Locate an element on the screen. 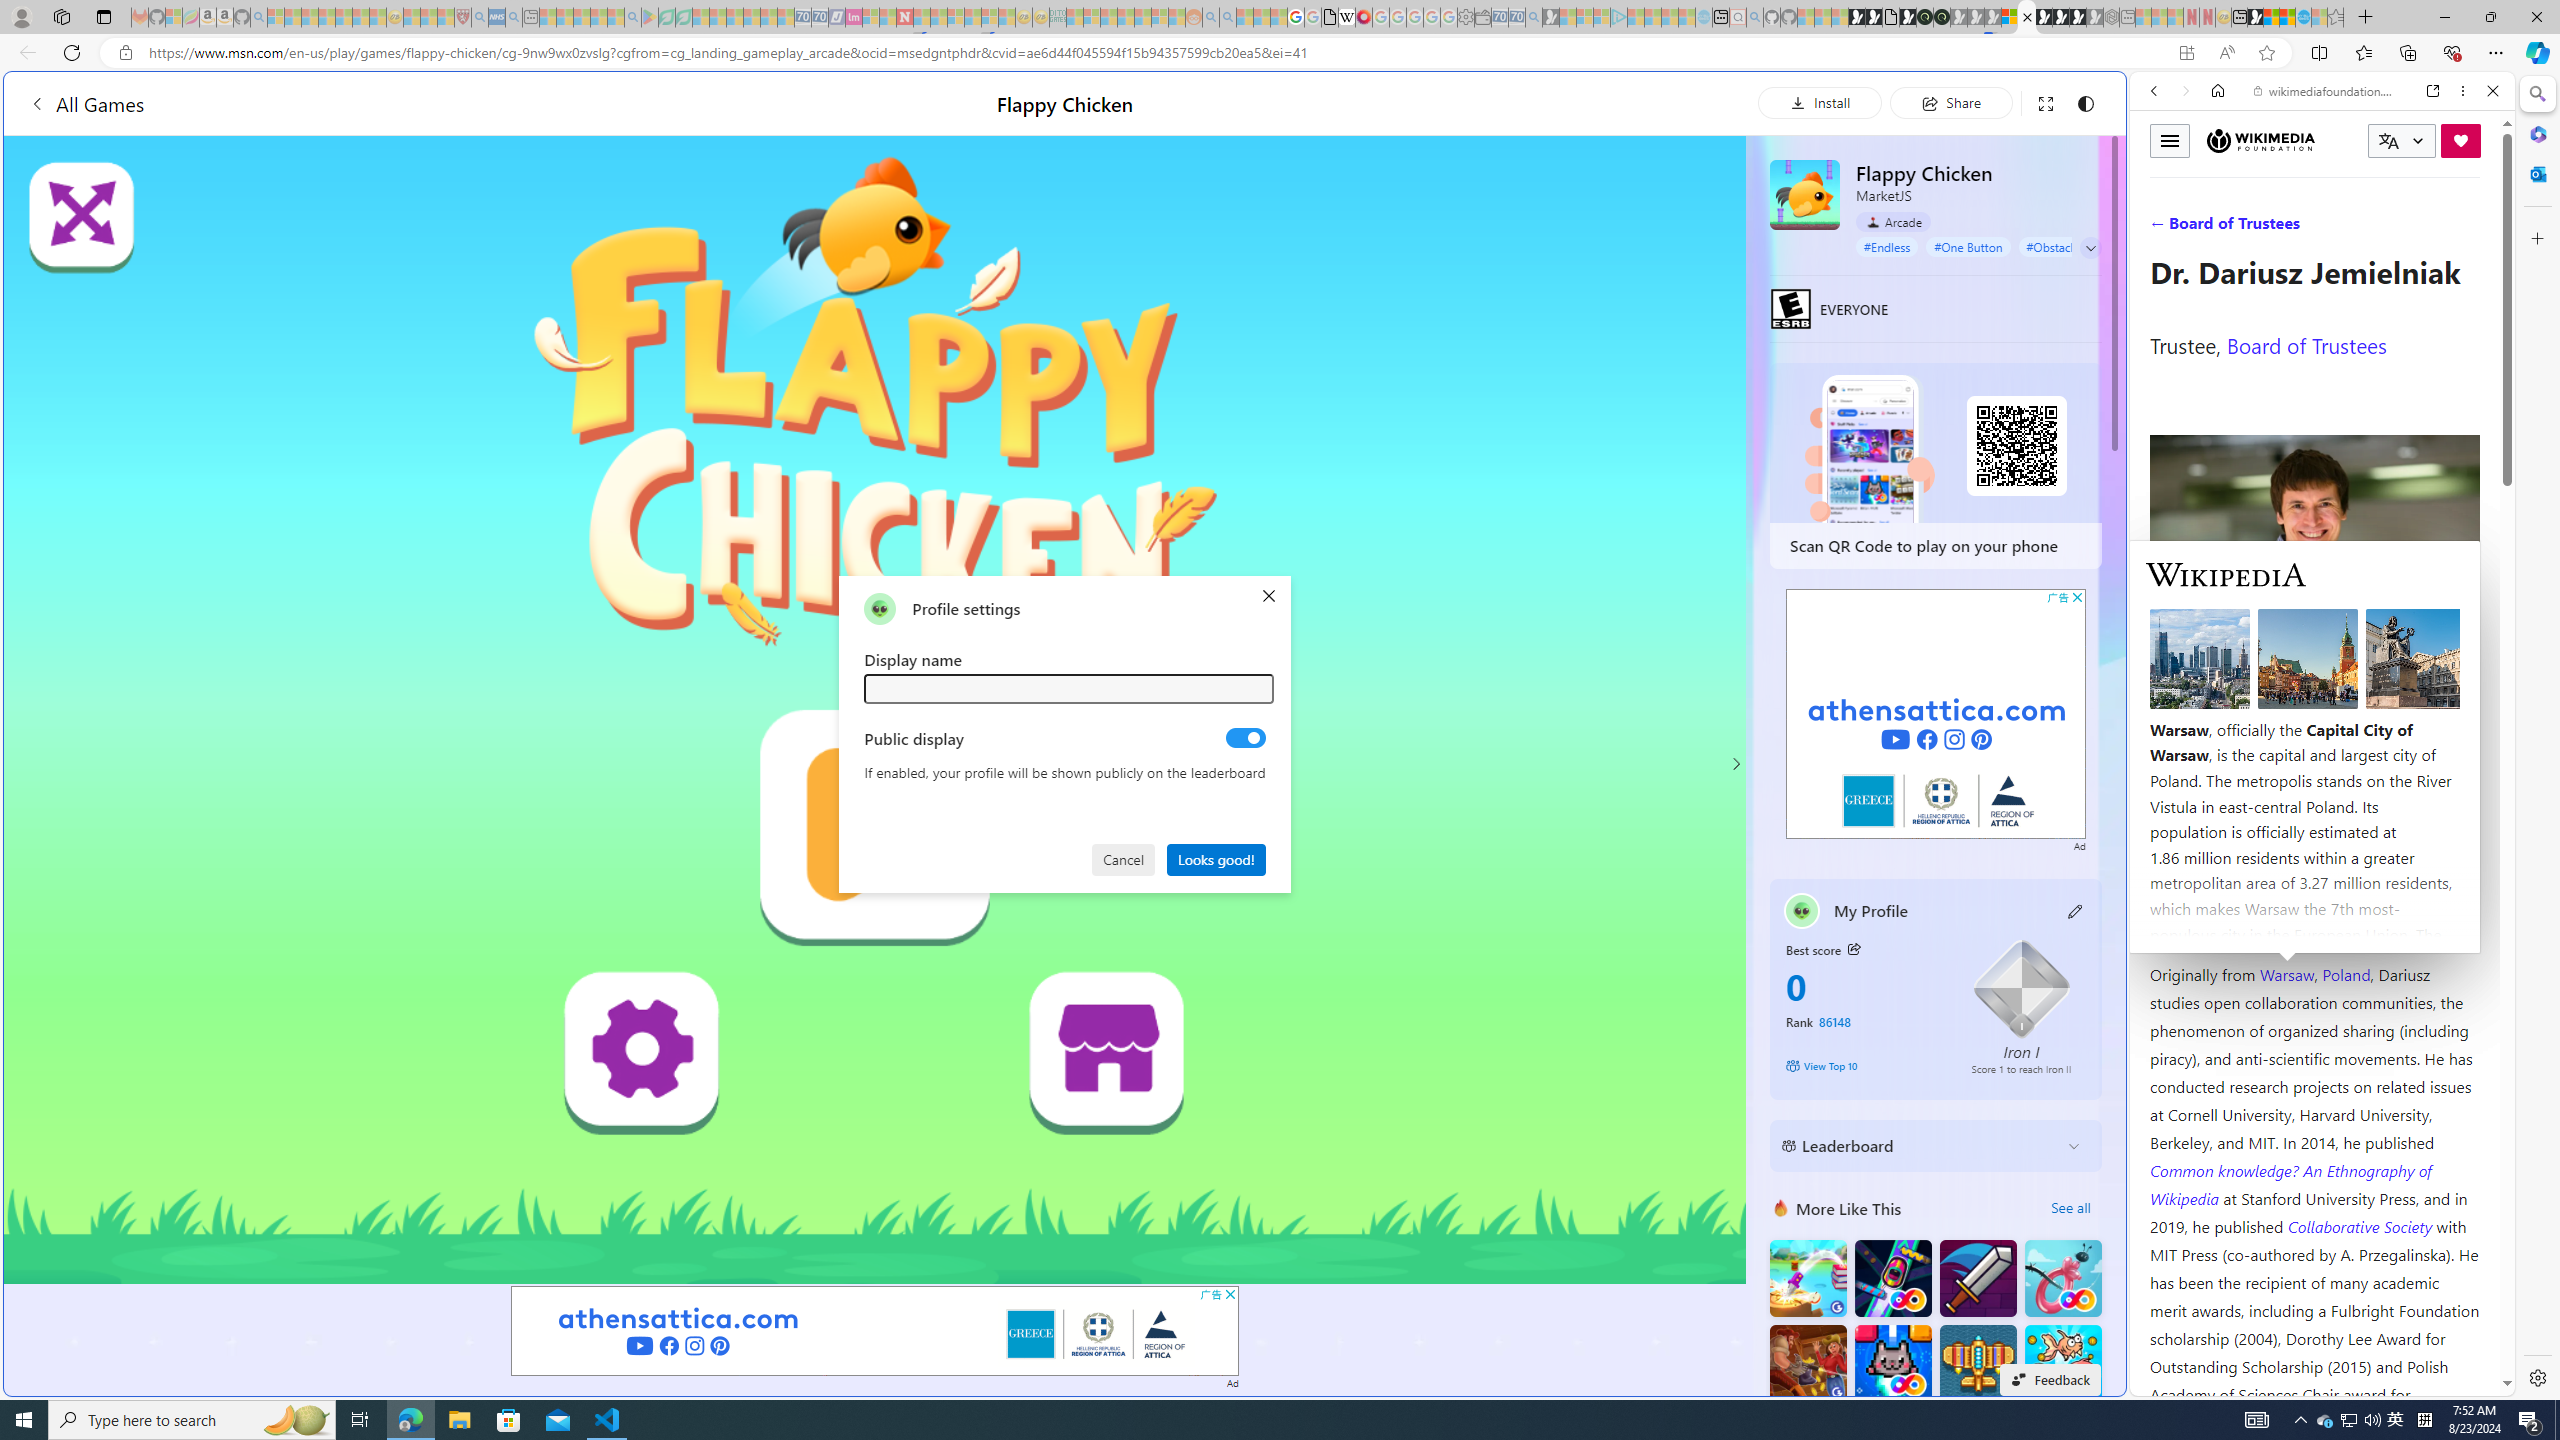  'More Like This' is located at coordinates (1780, 1207).